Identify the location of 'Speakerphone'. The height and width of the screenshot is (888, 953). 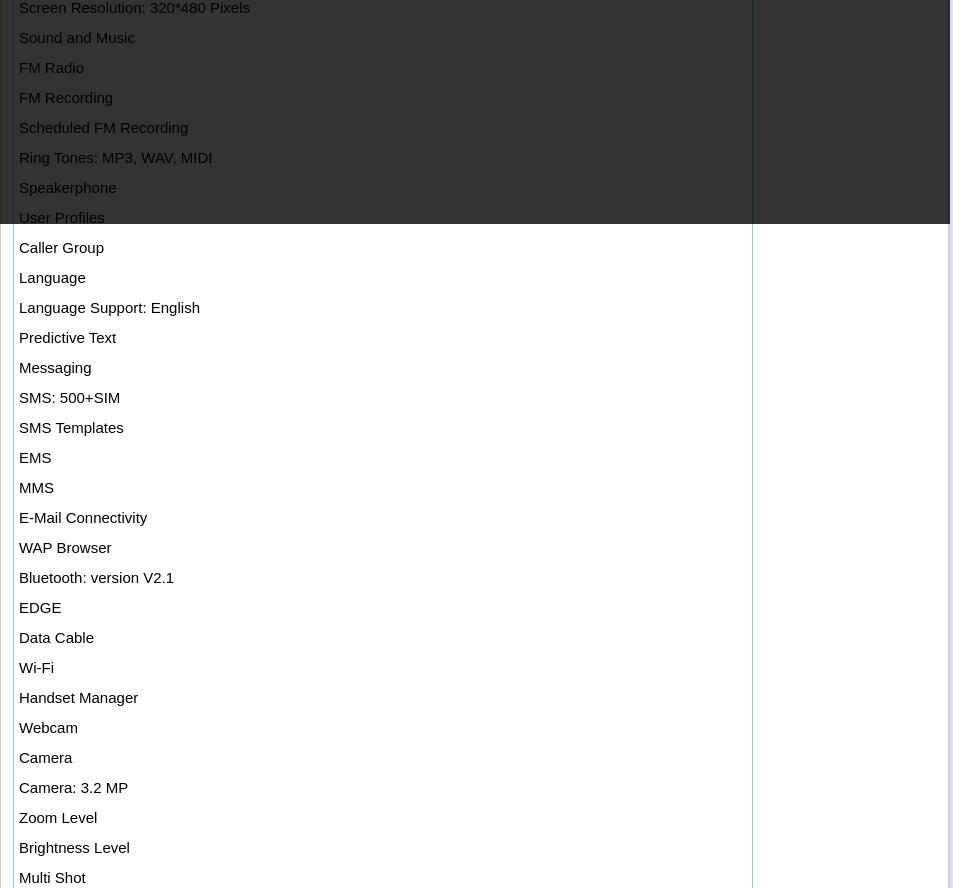
(66, 186).